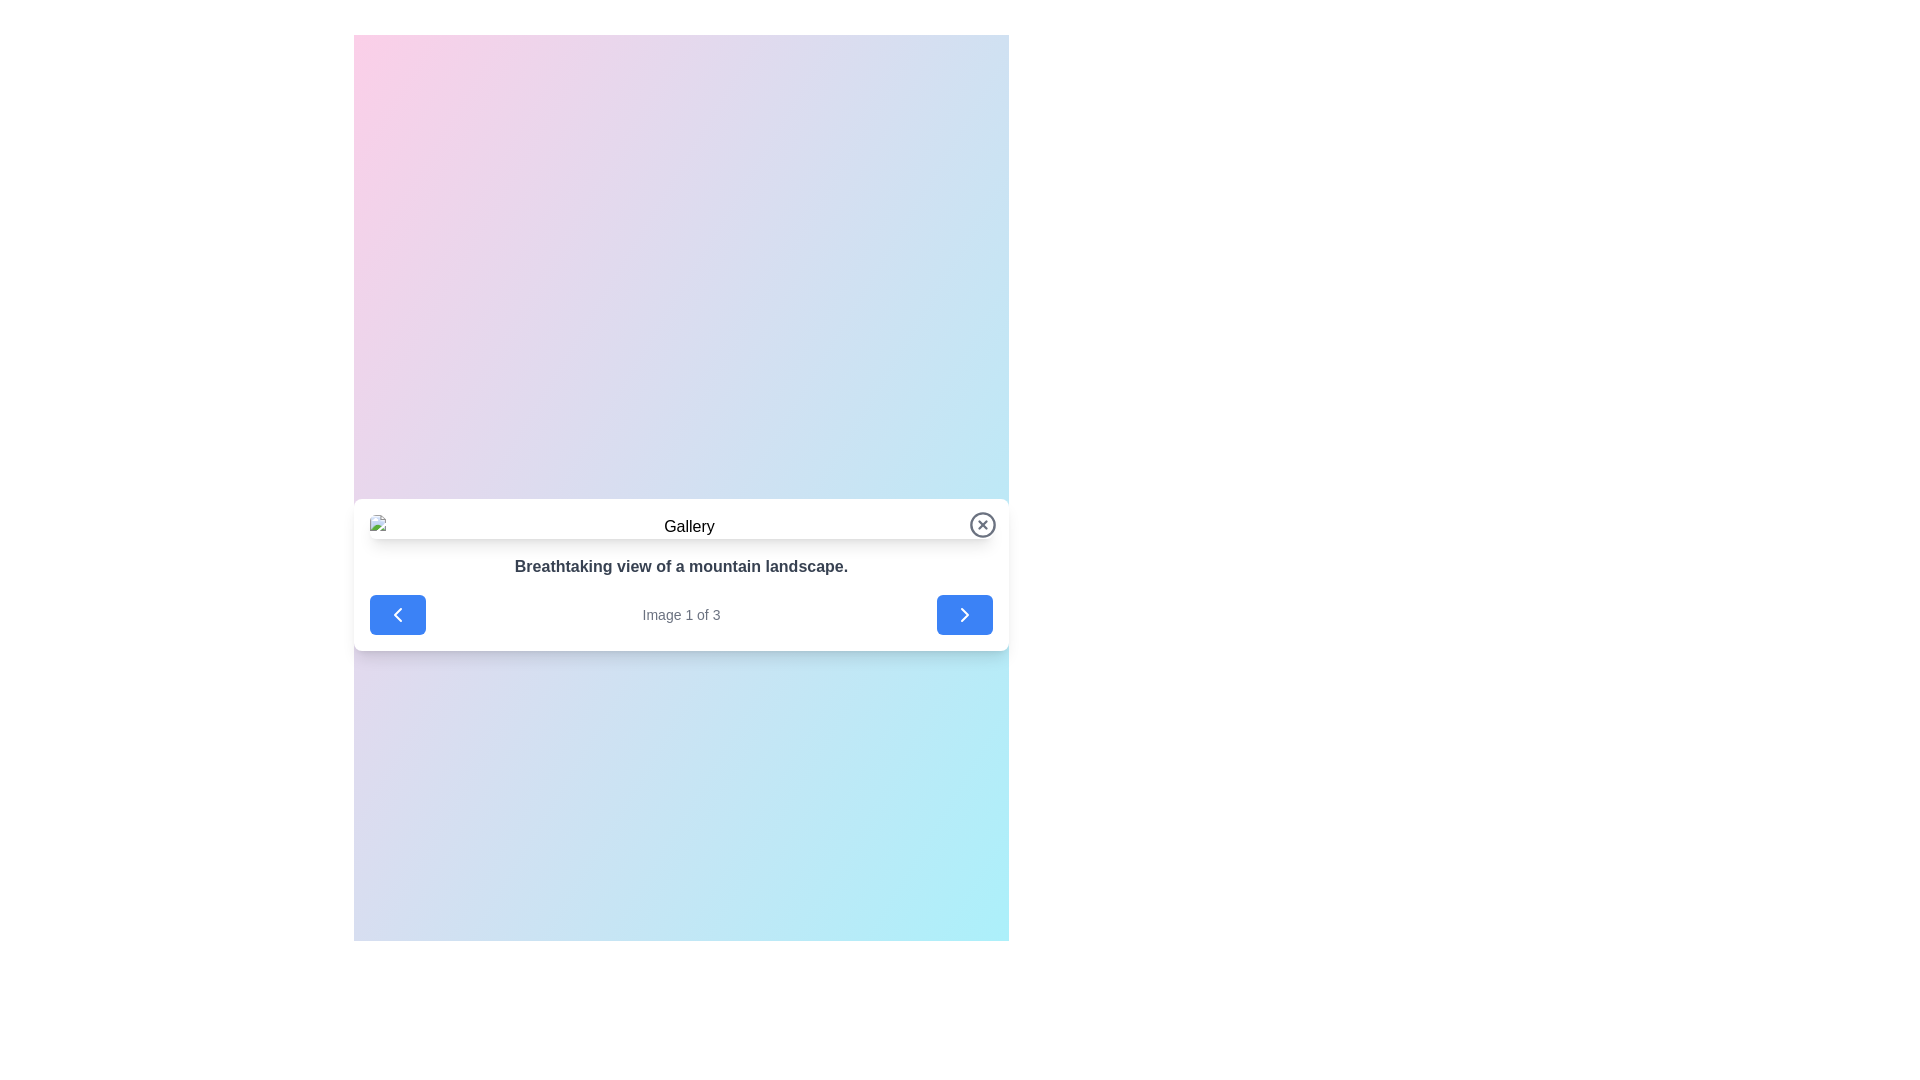 This screenshot has width=1920, height=1080. I want to click on the Text Label that indicates the current image and total number of images in the gallery, located at the bottom of the gallery display card, so click(681, 613).